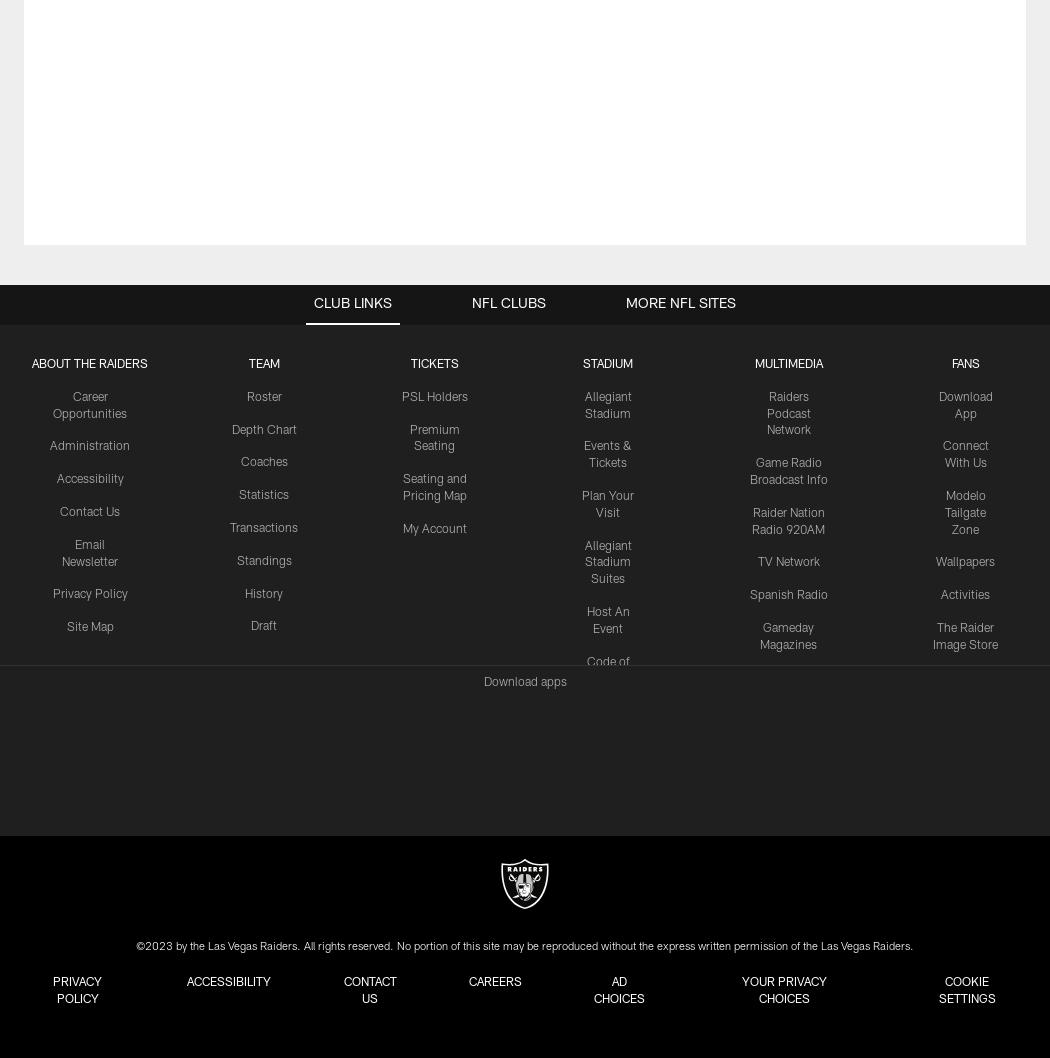 The height and width of the screenshot is (1058, 1050). I want to click on 'STADIUM', so click(607, 363).